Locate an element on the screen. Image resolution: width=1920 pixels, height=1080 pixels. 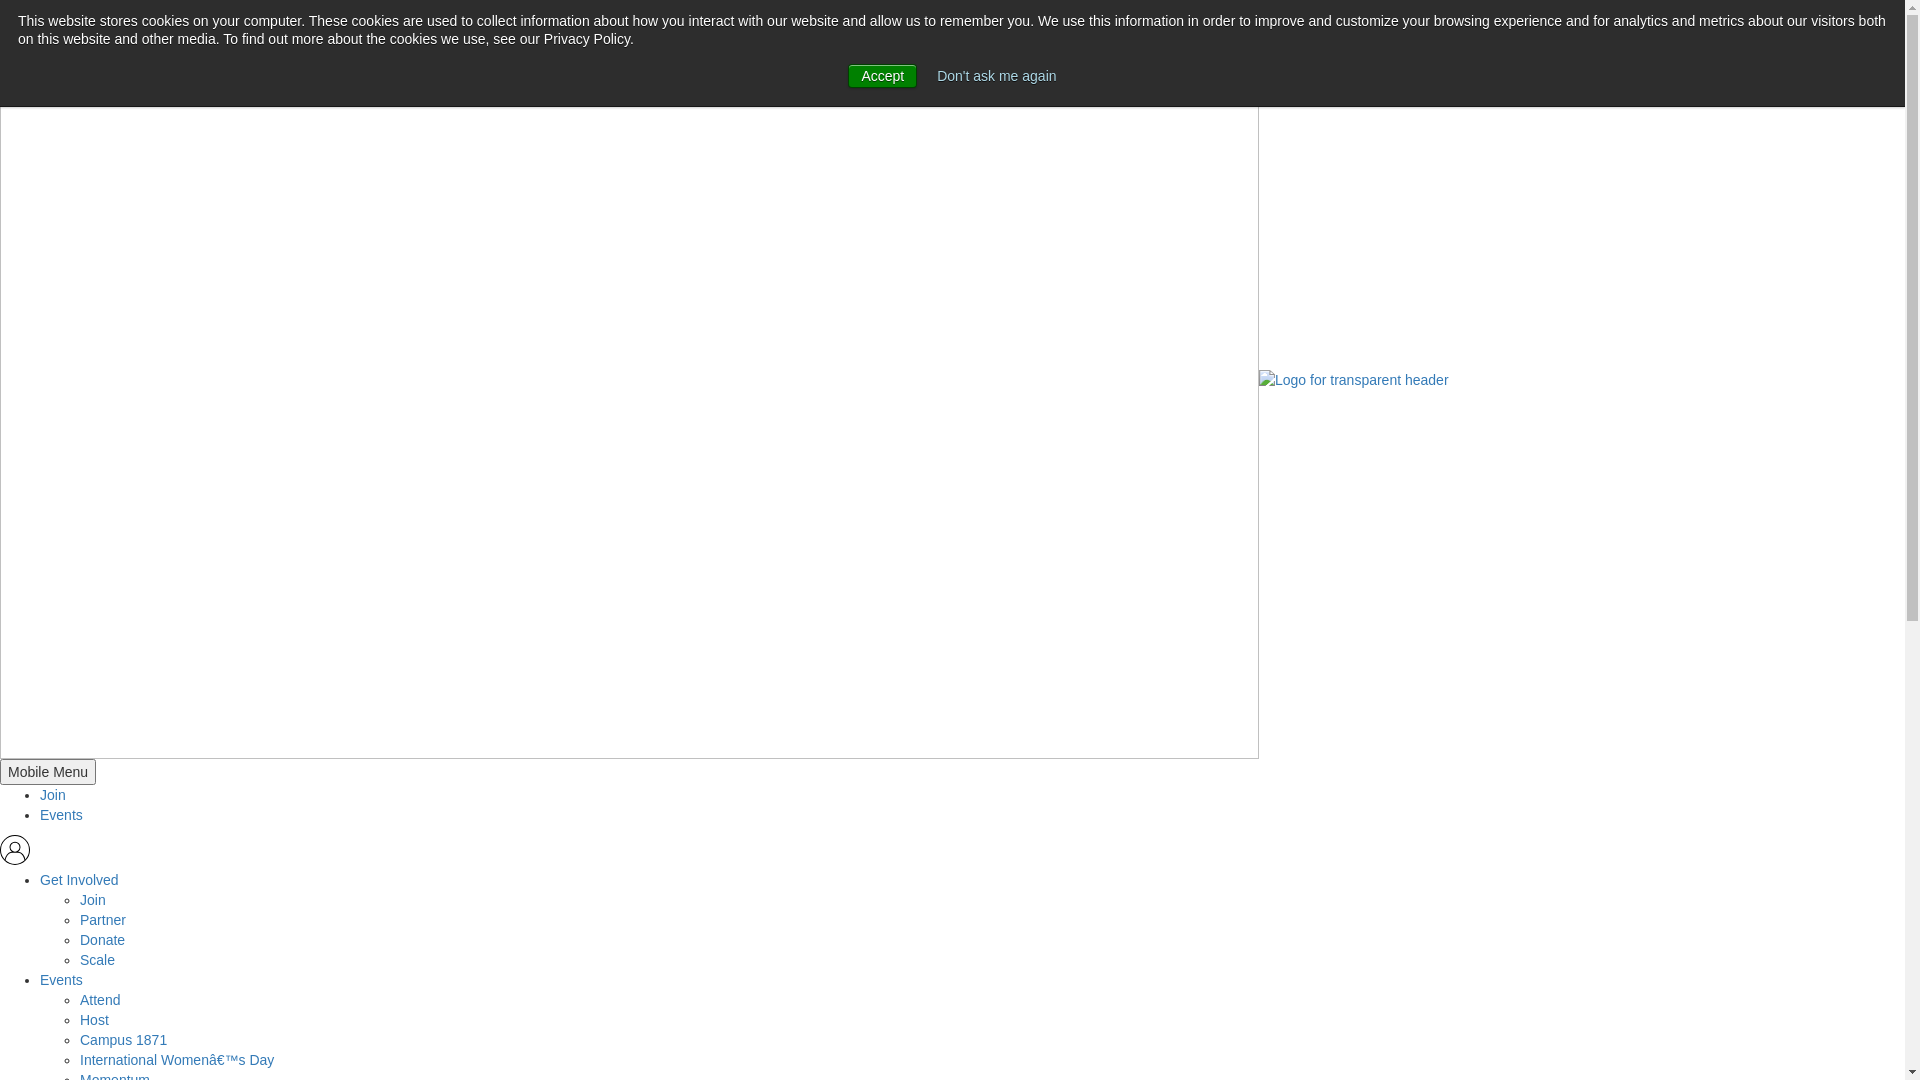
'Accept' is located at coordinates (881, 75).